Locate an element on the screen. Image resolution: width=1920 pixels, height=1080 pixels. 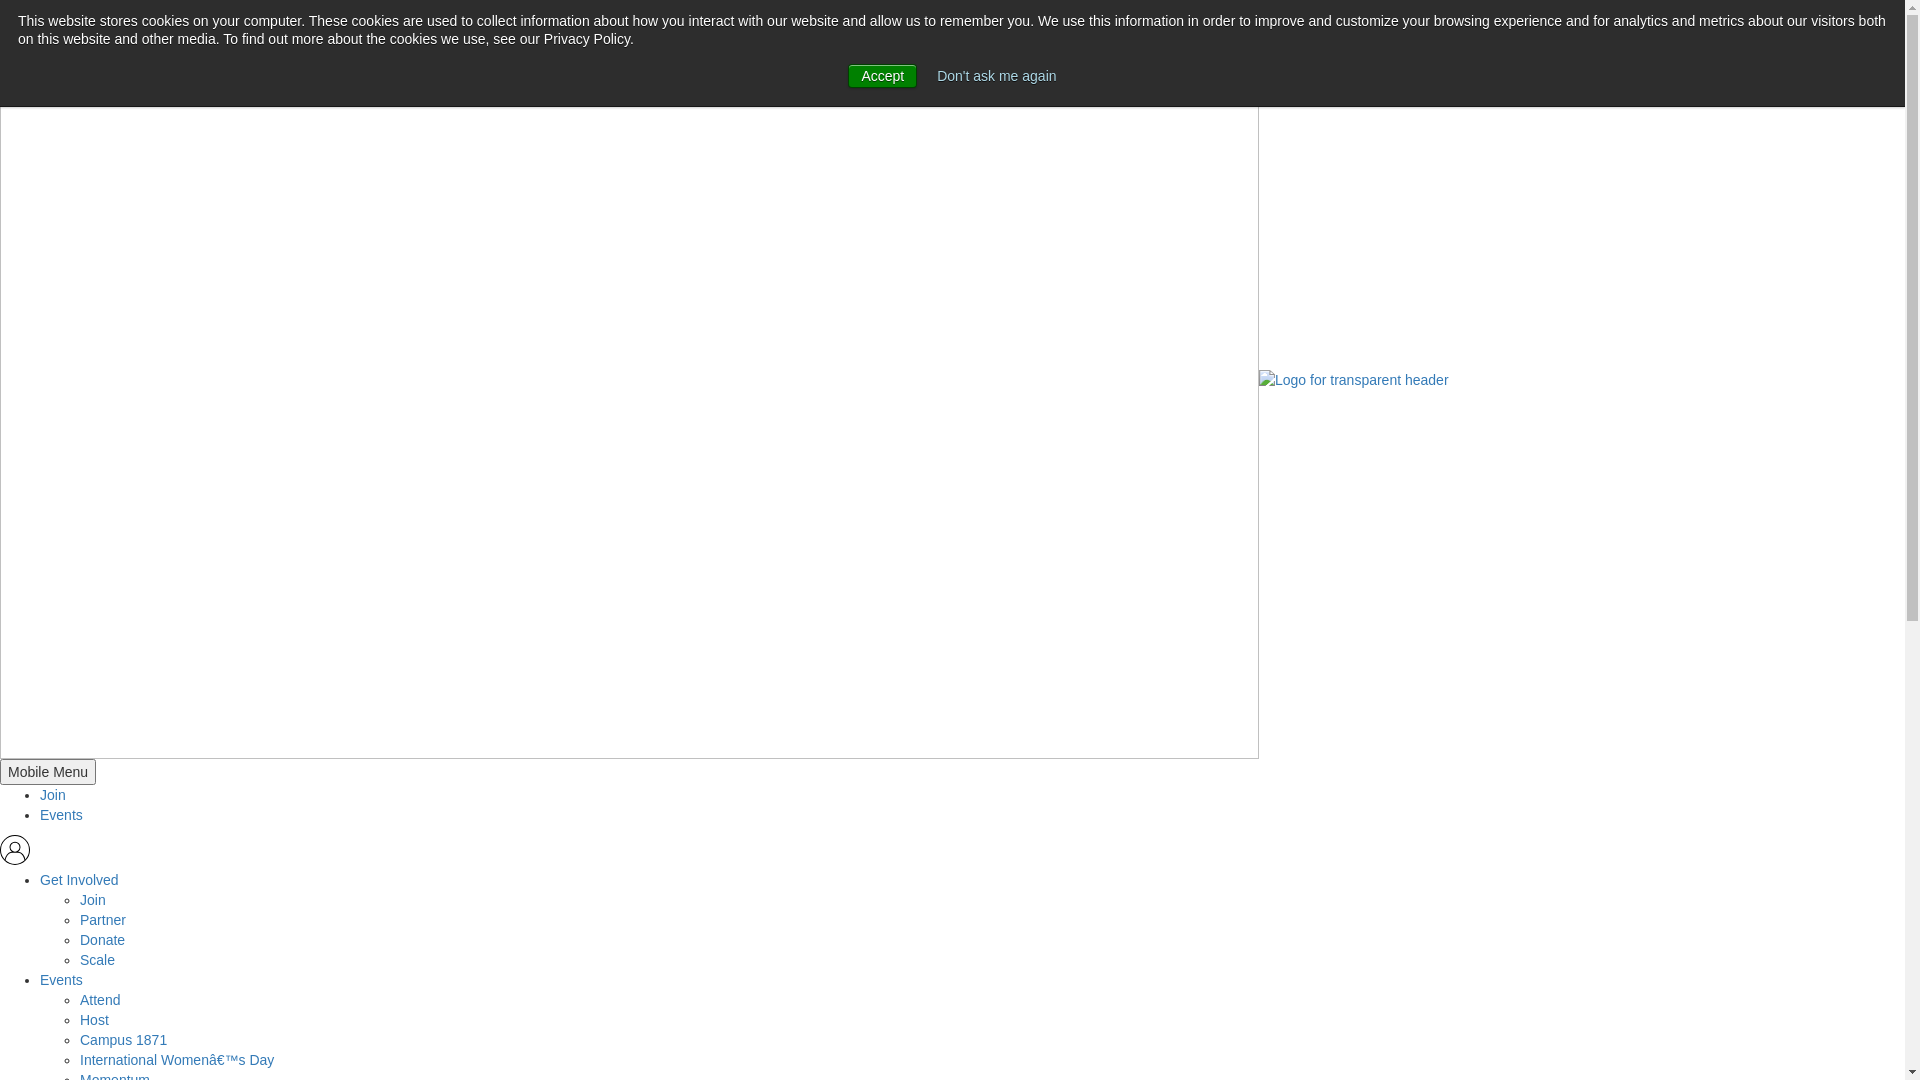
'Accept' is located at coordinates (881, 75).